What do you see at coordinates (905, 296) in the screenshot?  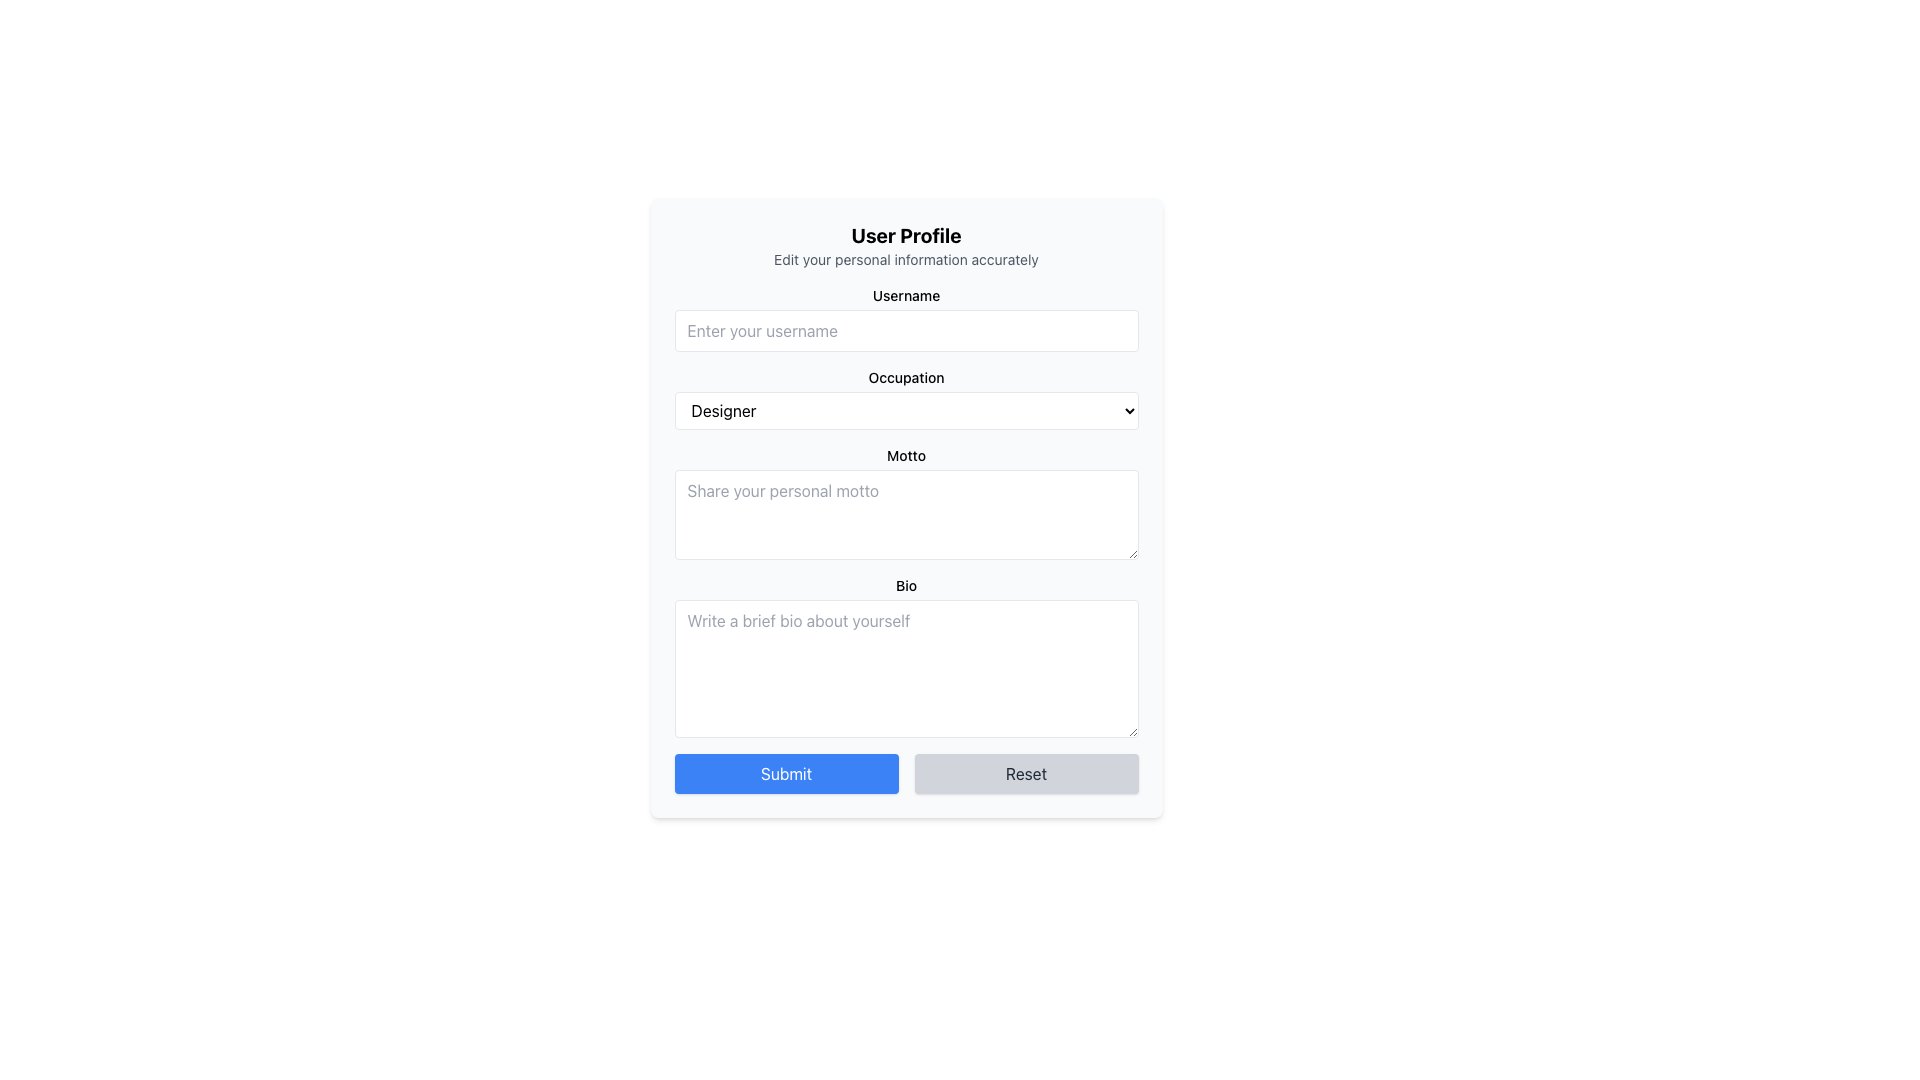 I see `'Username' label, which is a small text label in a sans-serif font, positioned above the text input field for entering the username` at bounding box center [905, 296].